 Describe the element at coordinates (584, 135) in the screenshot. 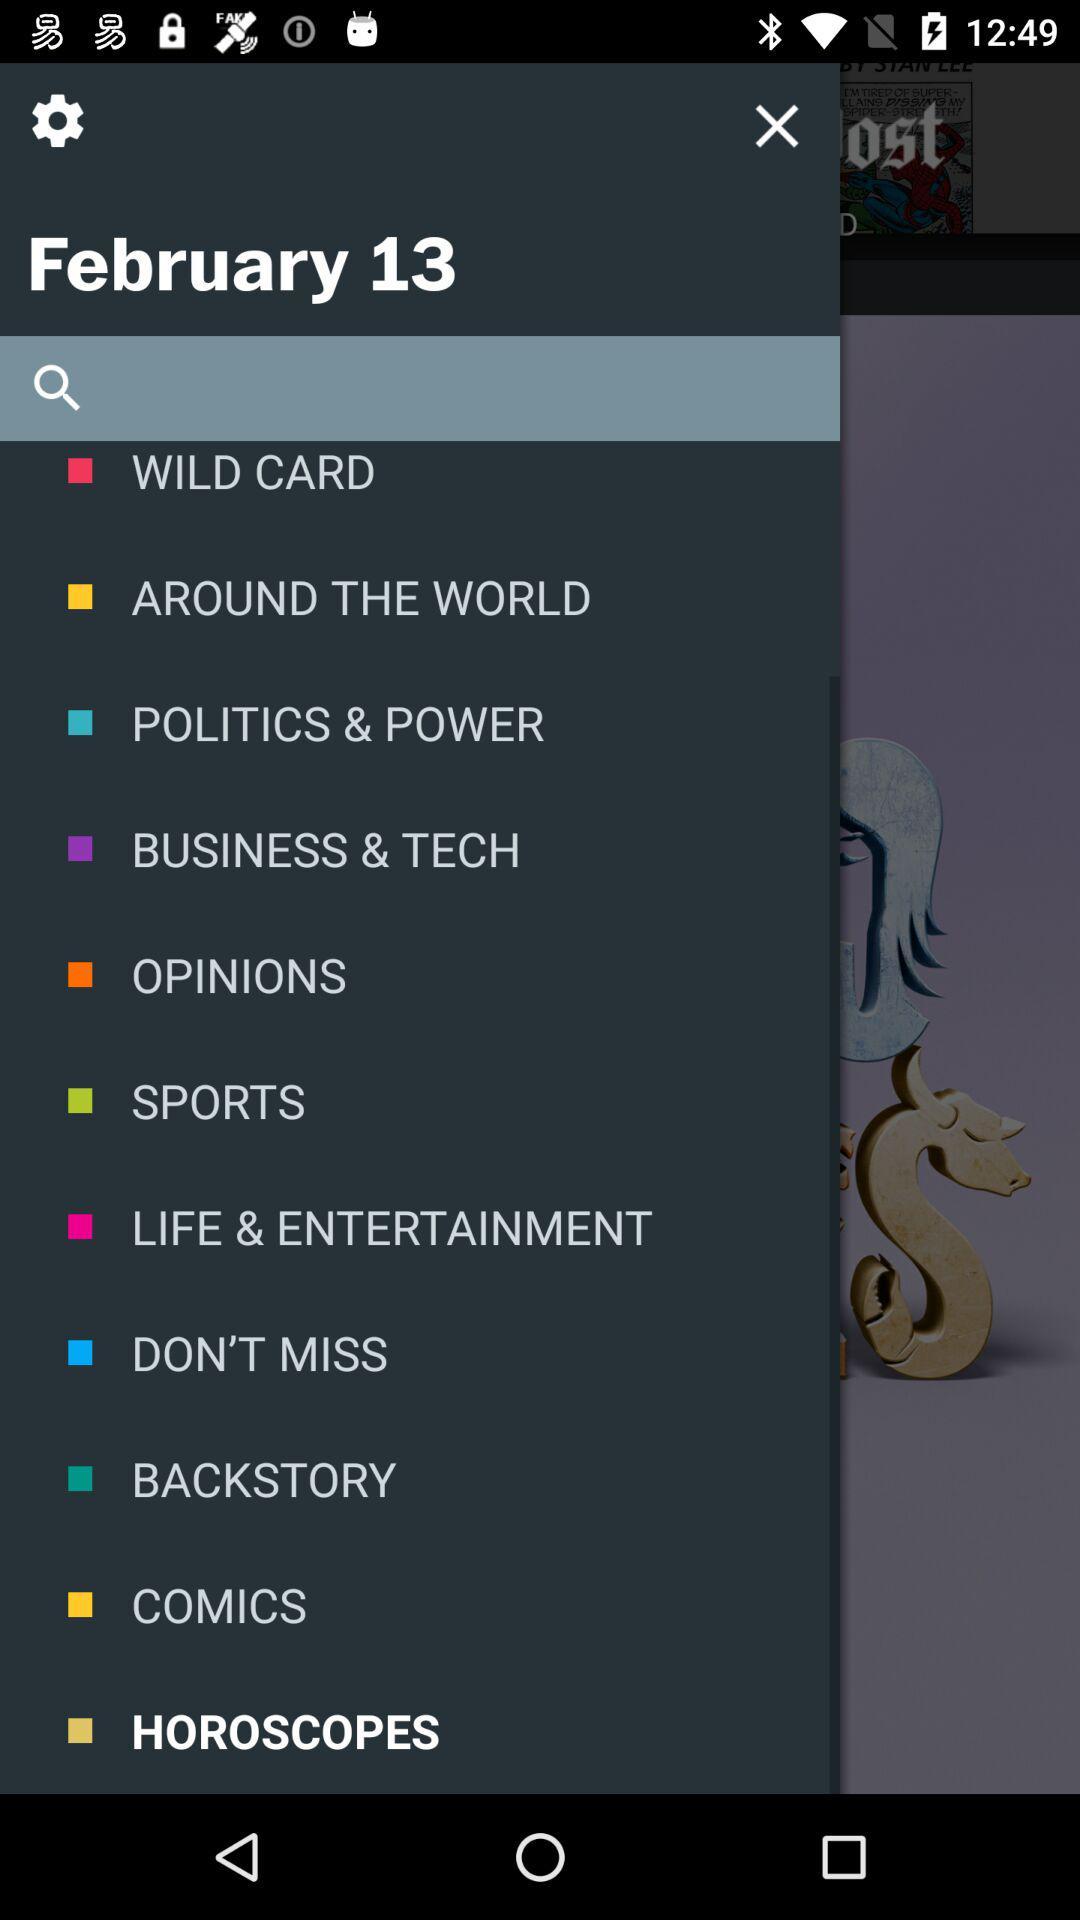

I see `the menu` at that location.